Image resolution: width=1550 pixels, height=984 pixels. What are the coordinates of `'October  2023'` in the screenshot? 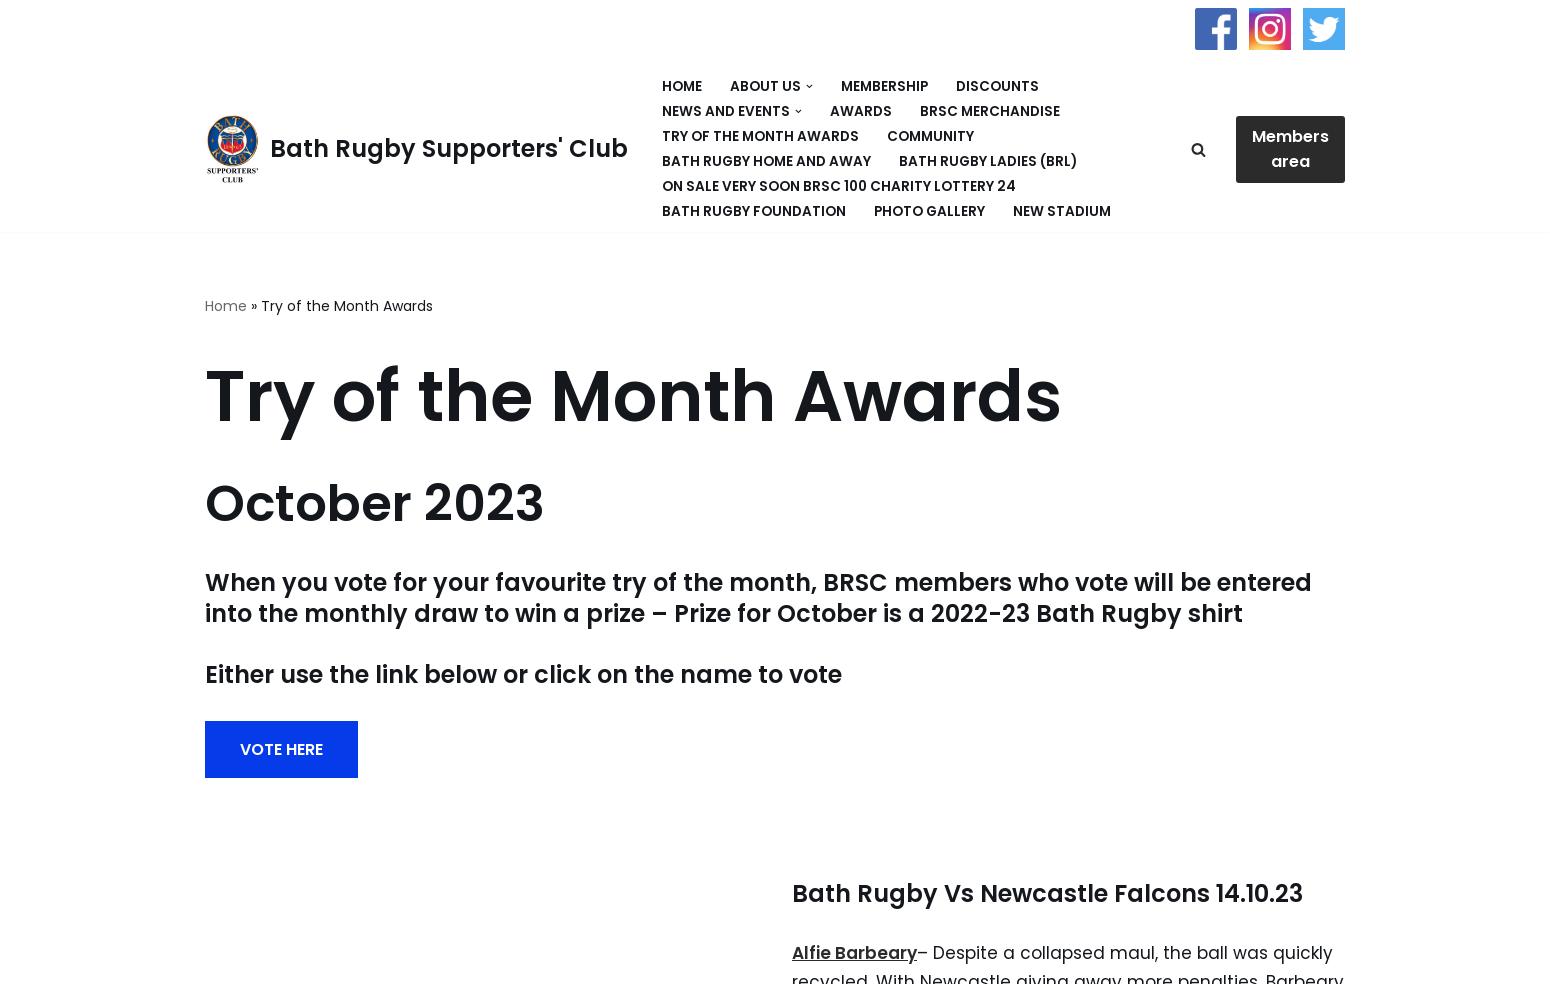 It's located at (373, 503).